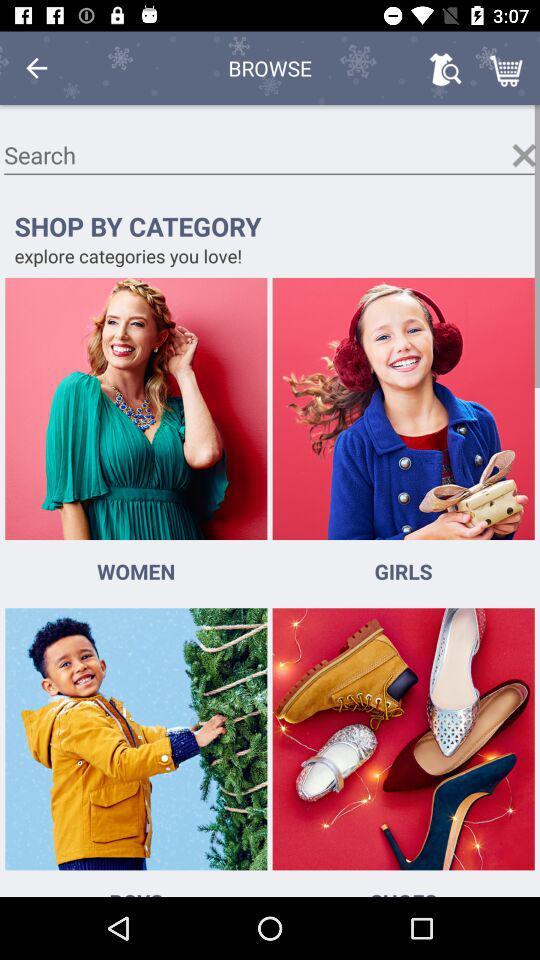 Image resolution: width=540 pixels, height=960 pixels. Describe the element at coordinates (524, 154) in the screenshot. I see `clears out text` at that location.